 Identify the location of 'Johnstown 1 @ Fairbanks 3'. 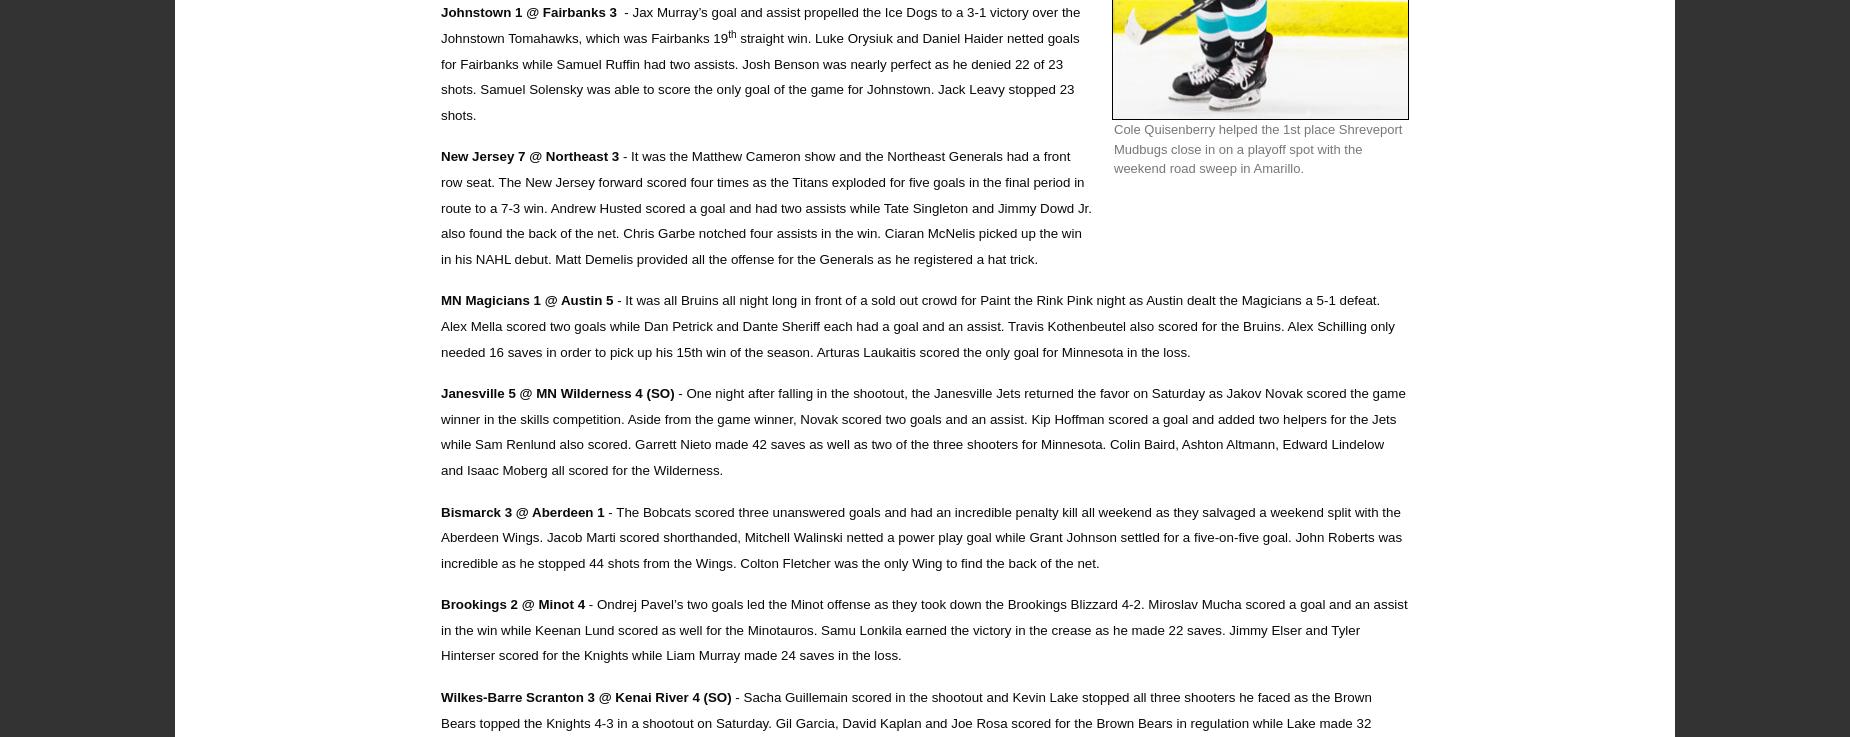
(440, 11).